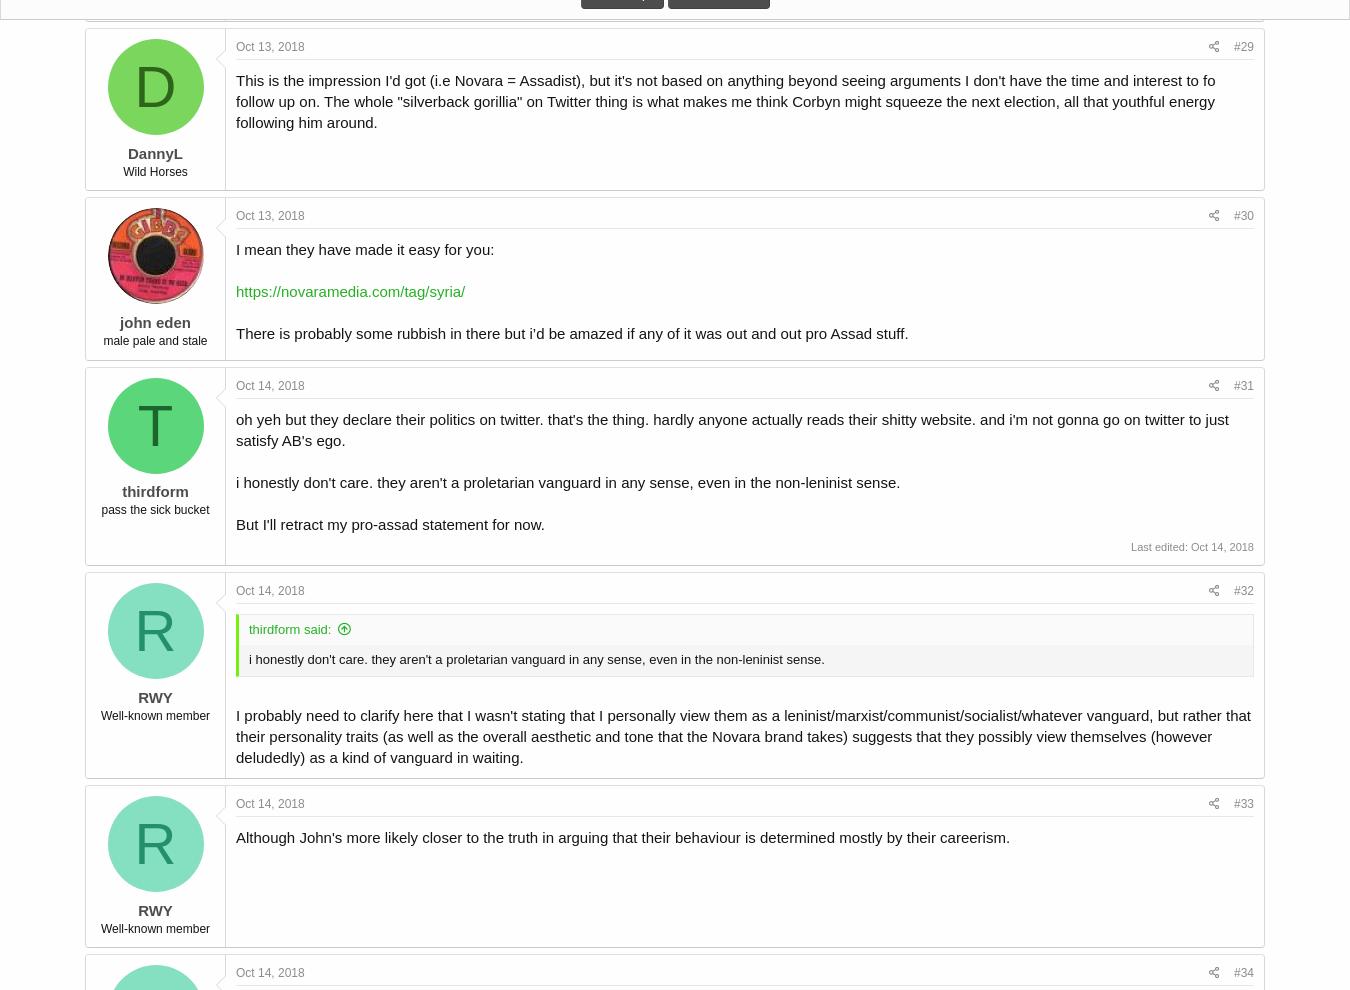 The height and width of the screenshot is (990, 1350). What do you see at coordinates (154, 491) in the screenshot?
I see `'thirdform'` at bounding box center [154, 491].